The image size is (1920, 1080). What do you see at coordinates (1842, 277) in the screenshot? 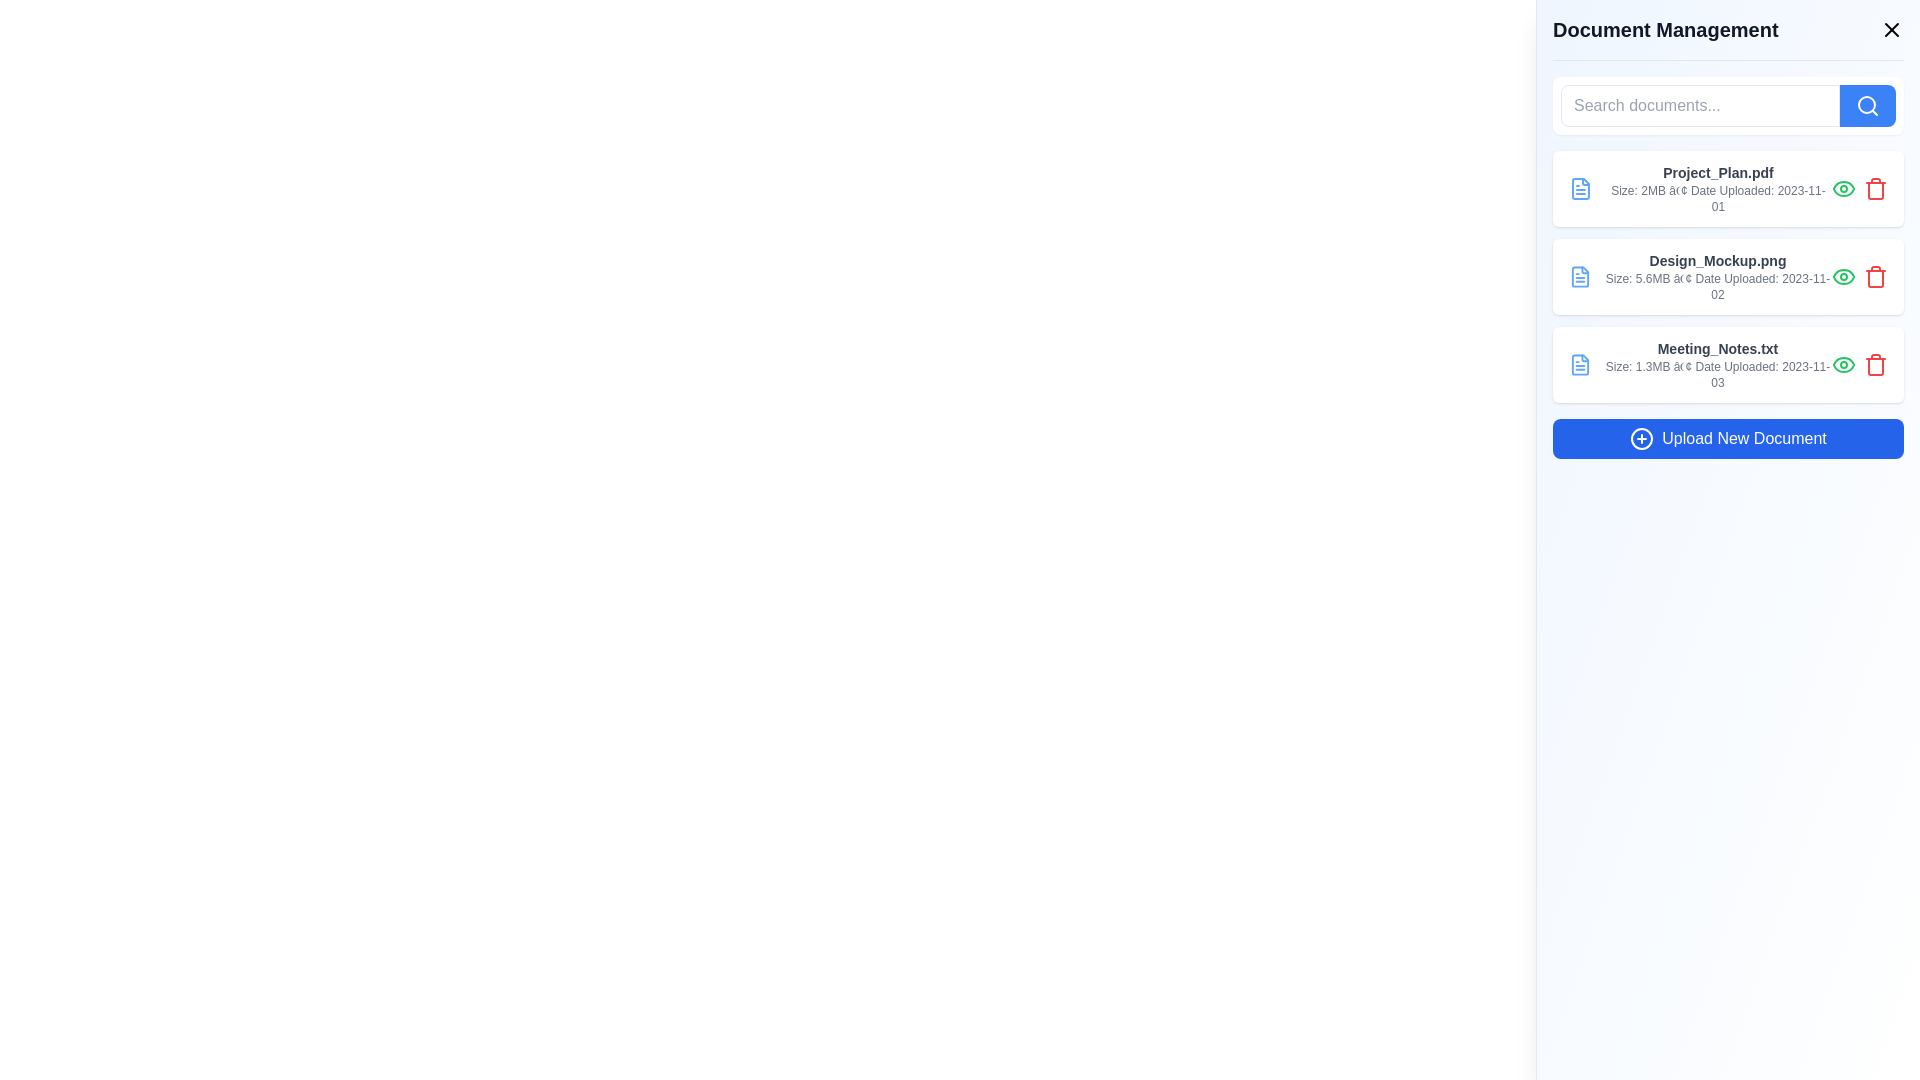
I see `outer elliptical shape of the eye icon, which signifies a visibility or view option, located adjacent to the file description 'Design_Mockup.png' in the document management panel` at bounding box center [1842, 277].